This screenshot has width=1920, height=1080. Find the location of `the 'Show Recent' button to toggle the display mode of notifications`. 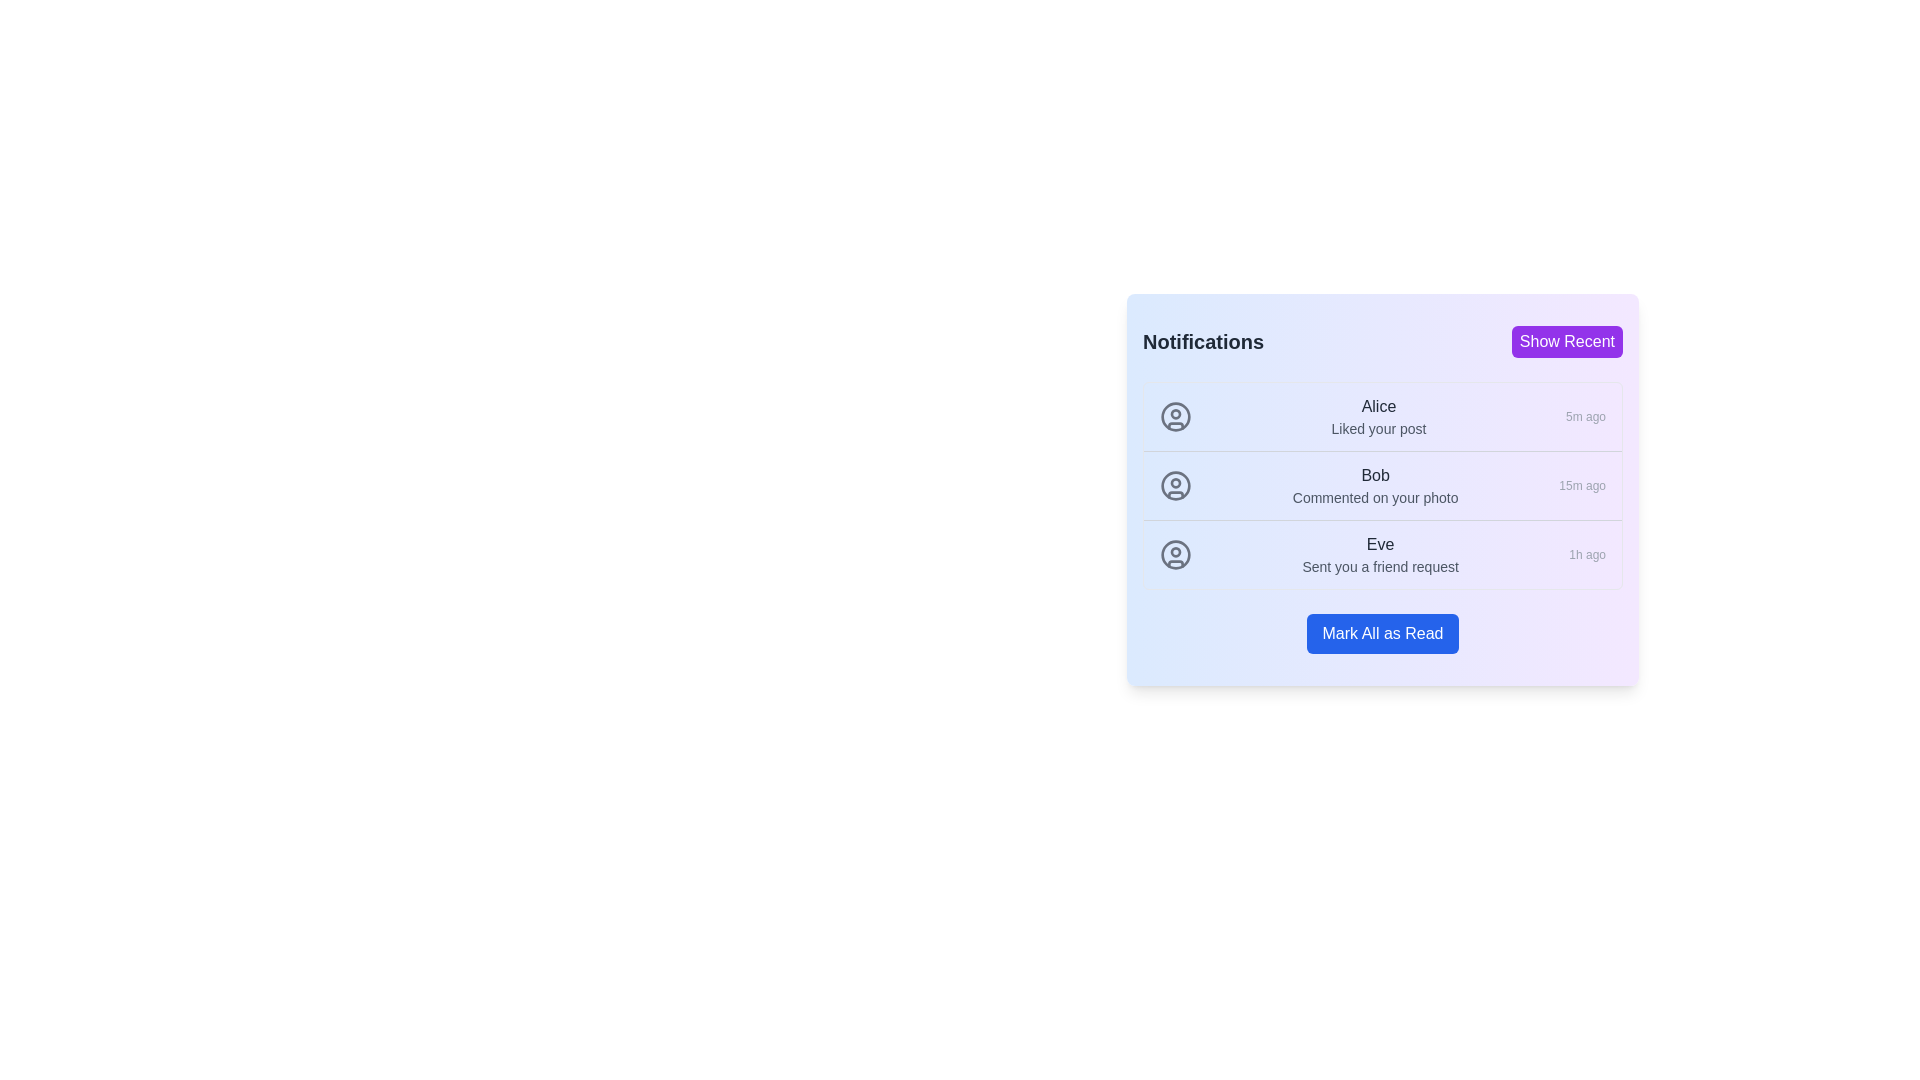

the 'Show Recent' button to toggle the display mode of notifications is located at coordinates (1565, 341).